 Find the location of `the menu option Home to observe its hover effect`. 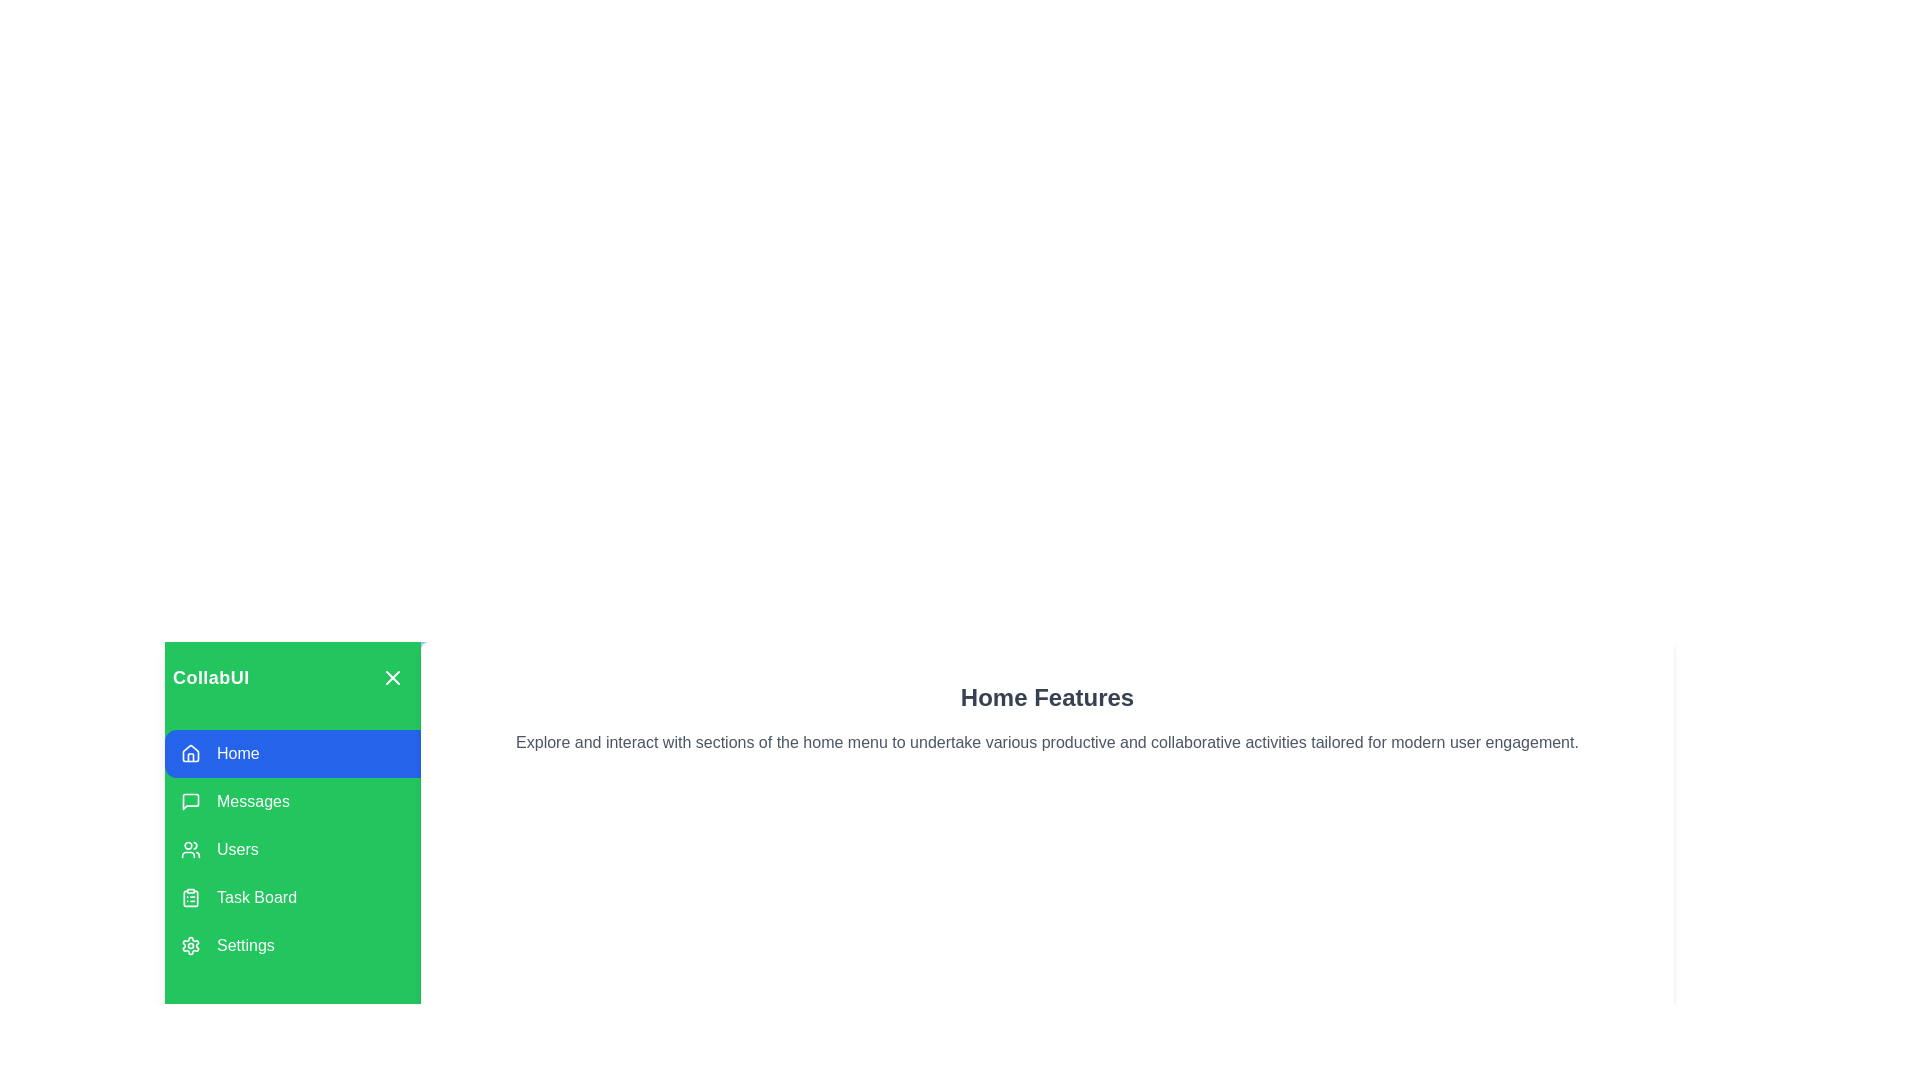

the menu option Home to observe its hover effect is located at coordinates (291, 753).